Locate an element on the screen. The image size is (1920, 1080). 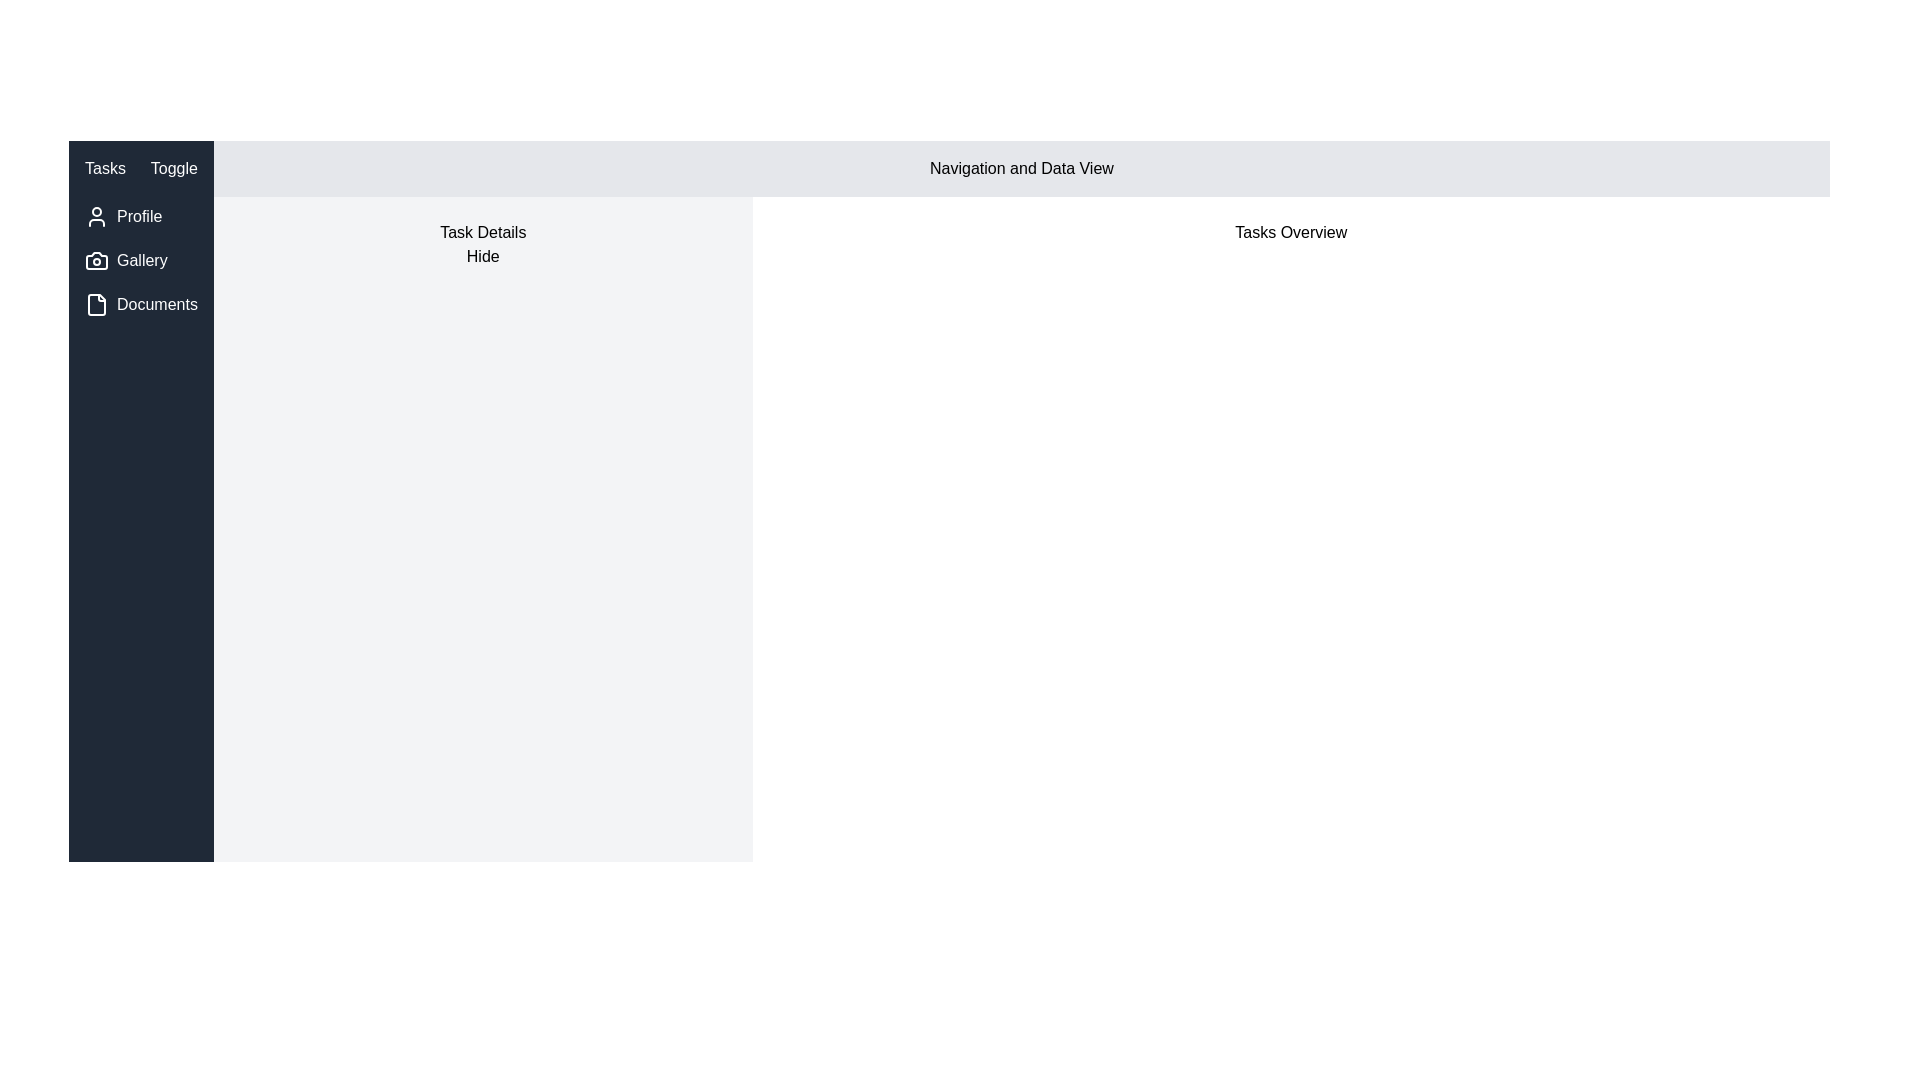
the 'Documents' icon in the left navigation sidebar, which serves as an identifier for the Documents section is located at coordinates (95, 304).